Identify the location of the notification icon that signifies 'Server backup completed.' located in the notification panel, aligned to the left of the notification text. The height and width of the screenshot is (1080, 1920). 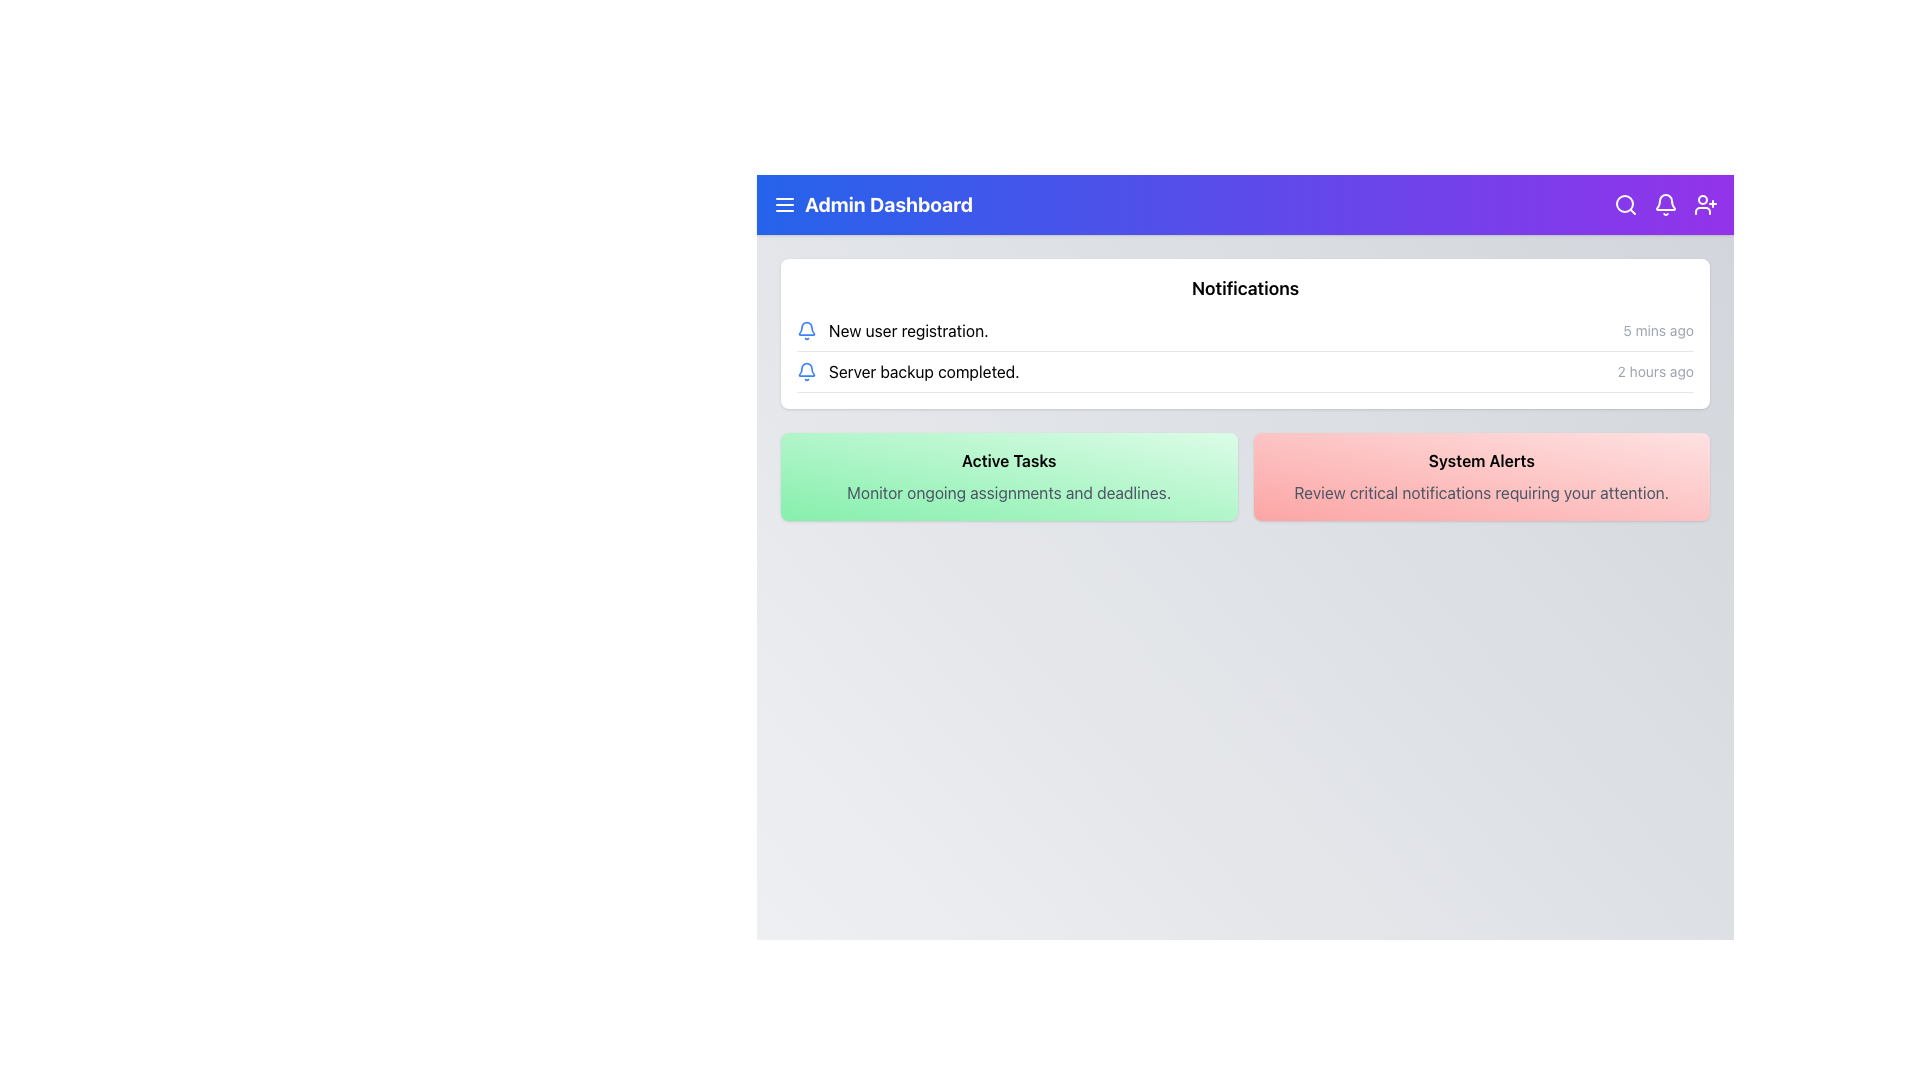
(806, 371).